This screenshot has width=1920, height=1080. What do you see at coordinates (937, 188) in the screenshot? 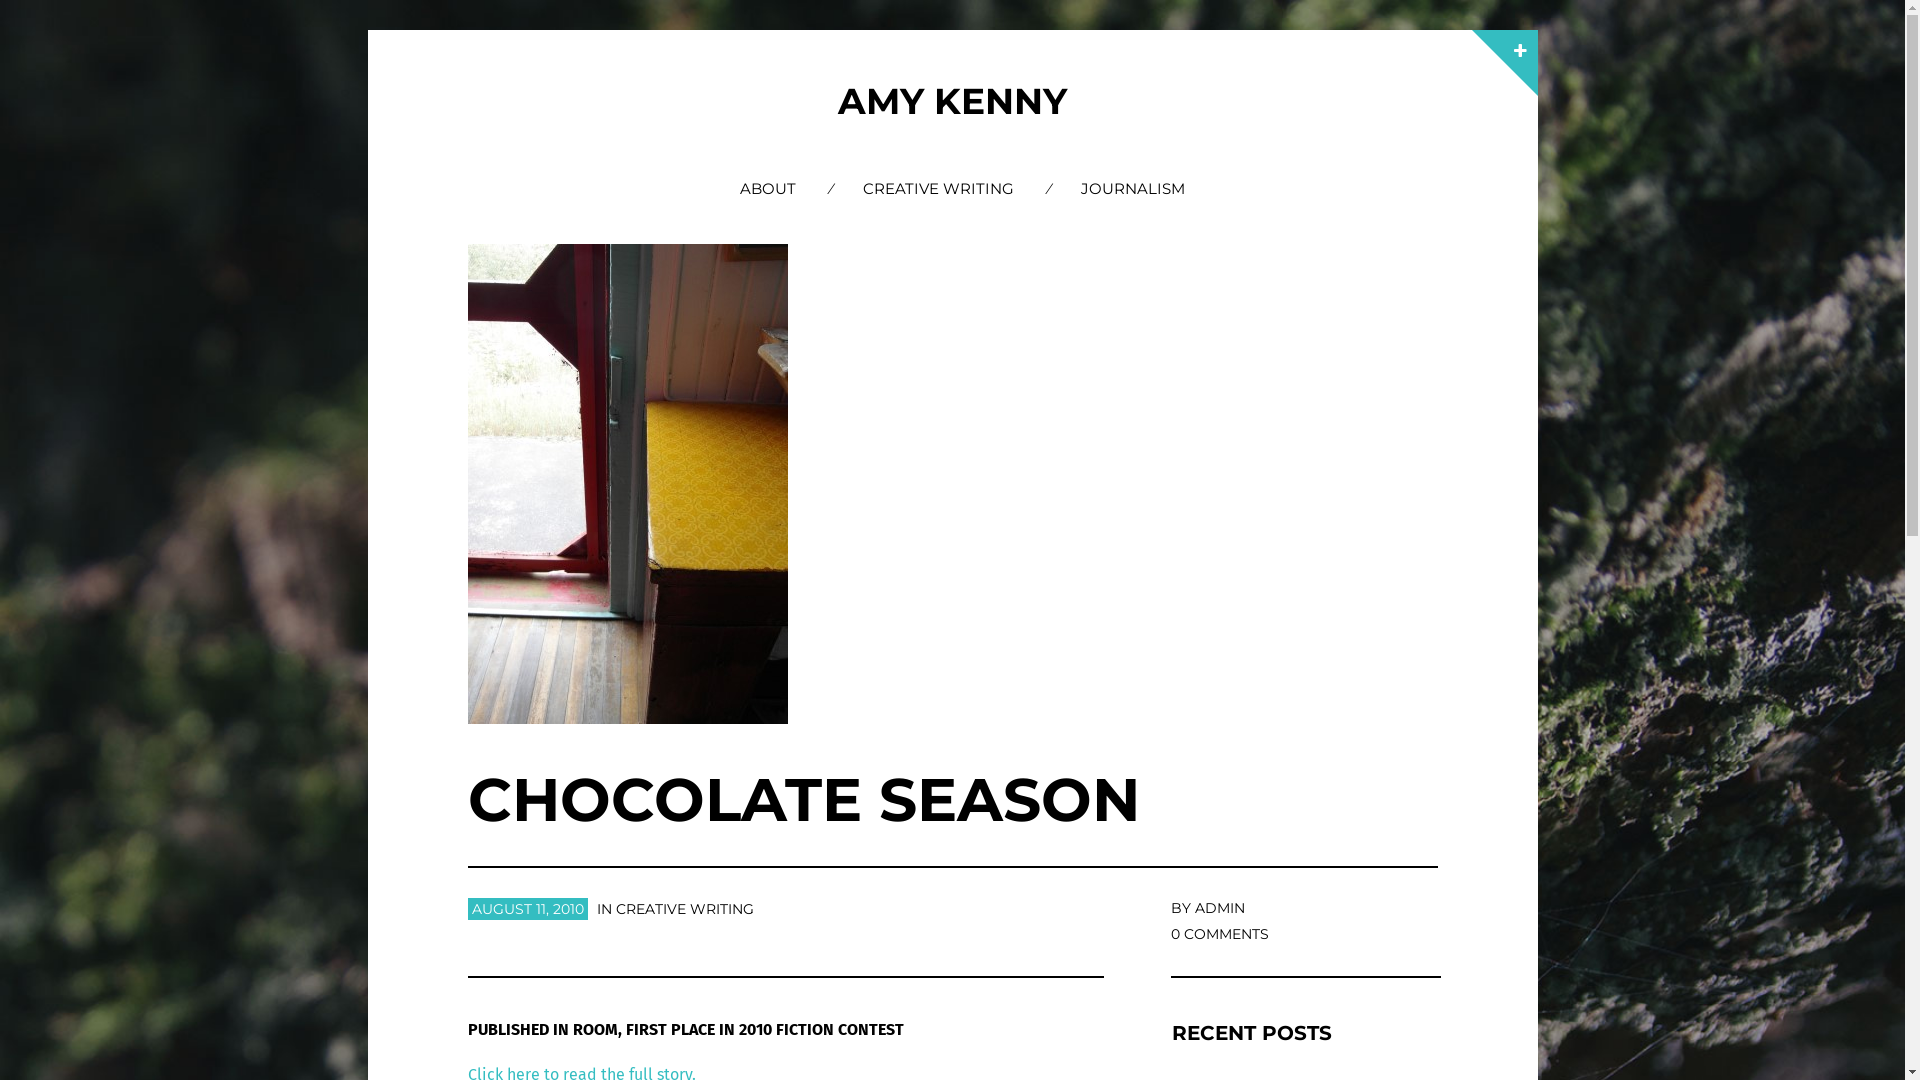
I see `'CREATIVE WRITING'` at bounding box center [937, 188].